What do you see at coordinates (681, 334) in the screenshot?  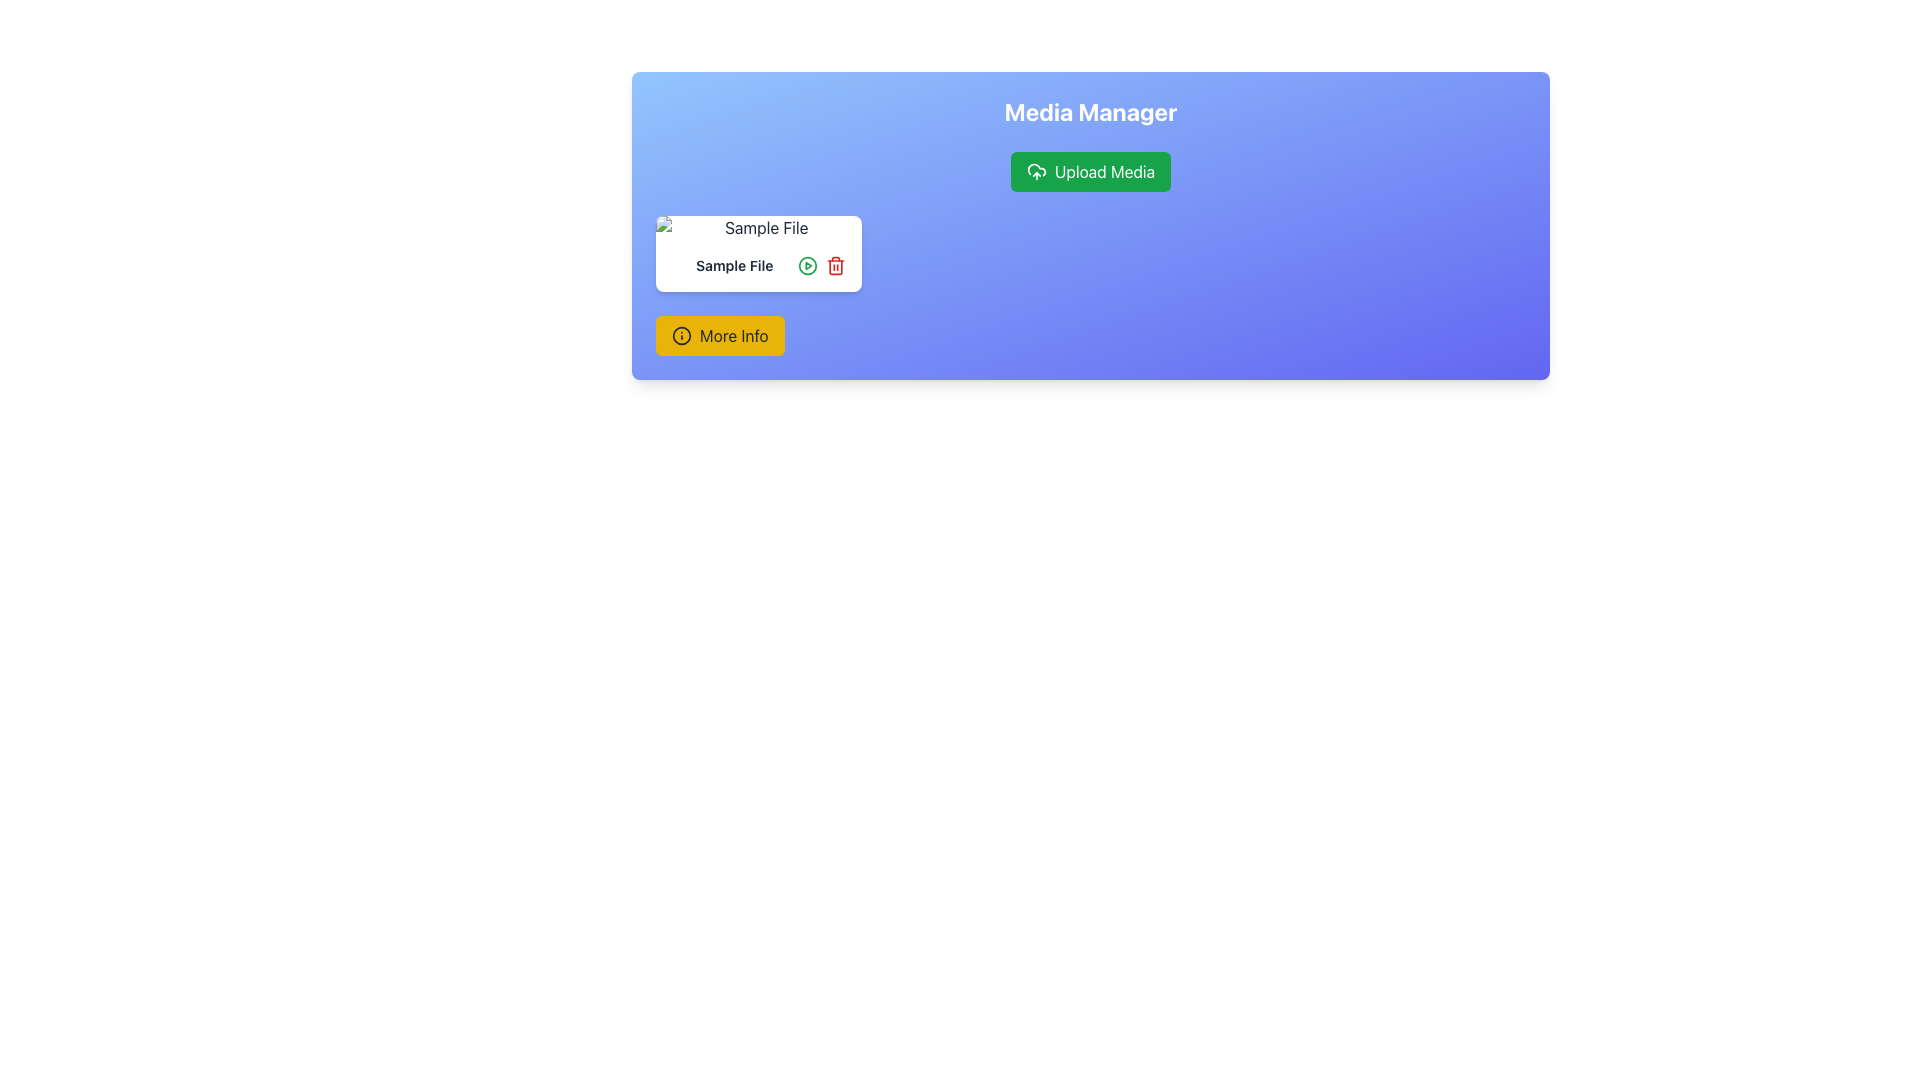 I see `the circular information icon located within the 'More Info' yellow button on the left side of the application interface` at bounding box center [681, 334].